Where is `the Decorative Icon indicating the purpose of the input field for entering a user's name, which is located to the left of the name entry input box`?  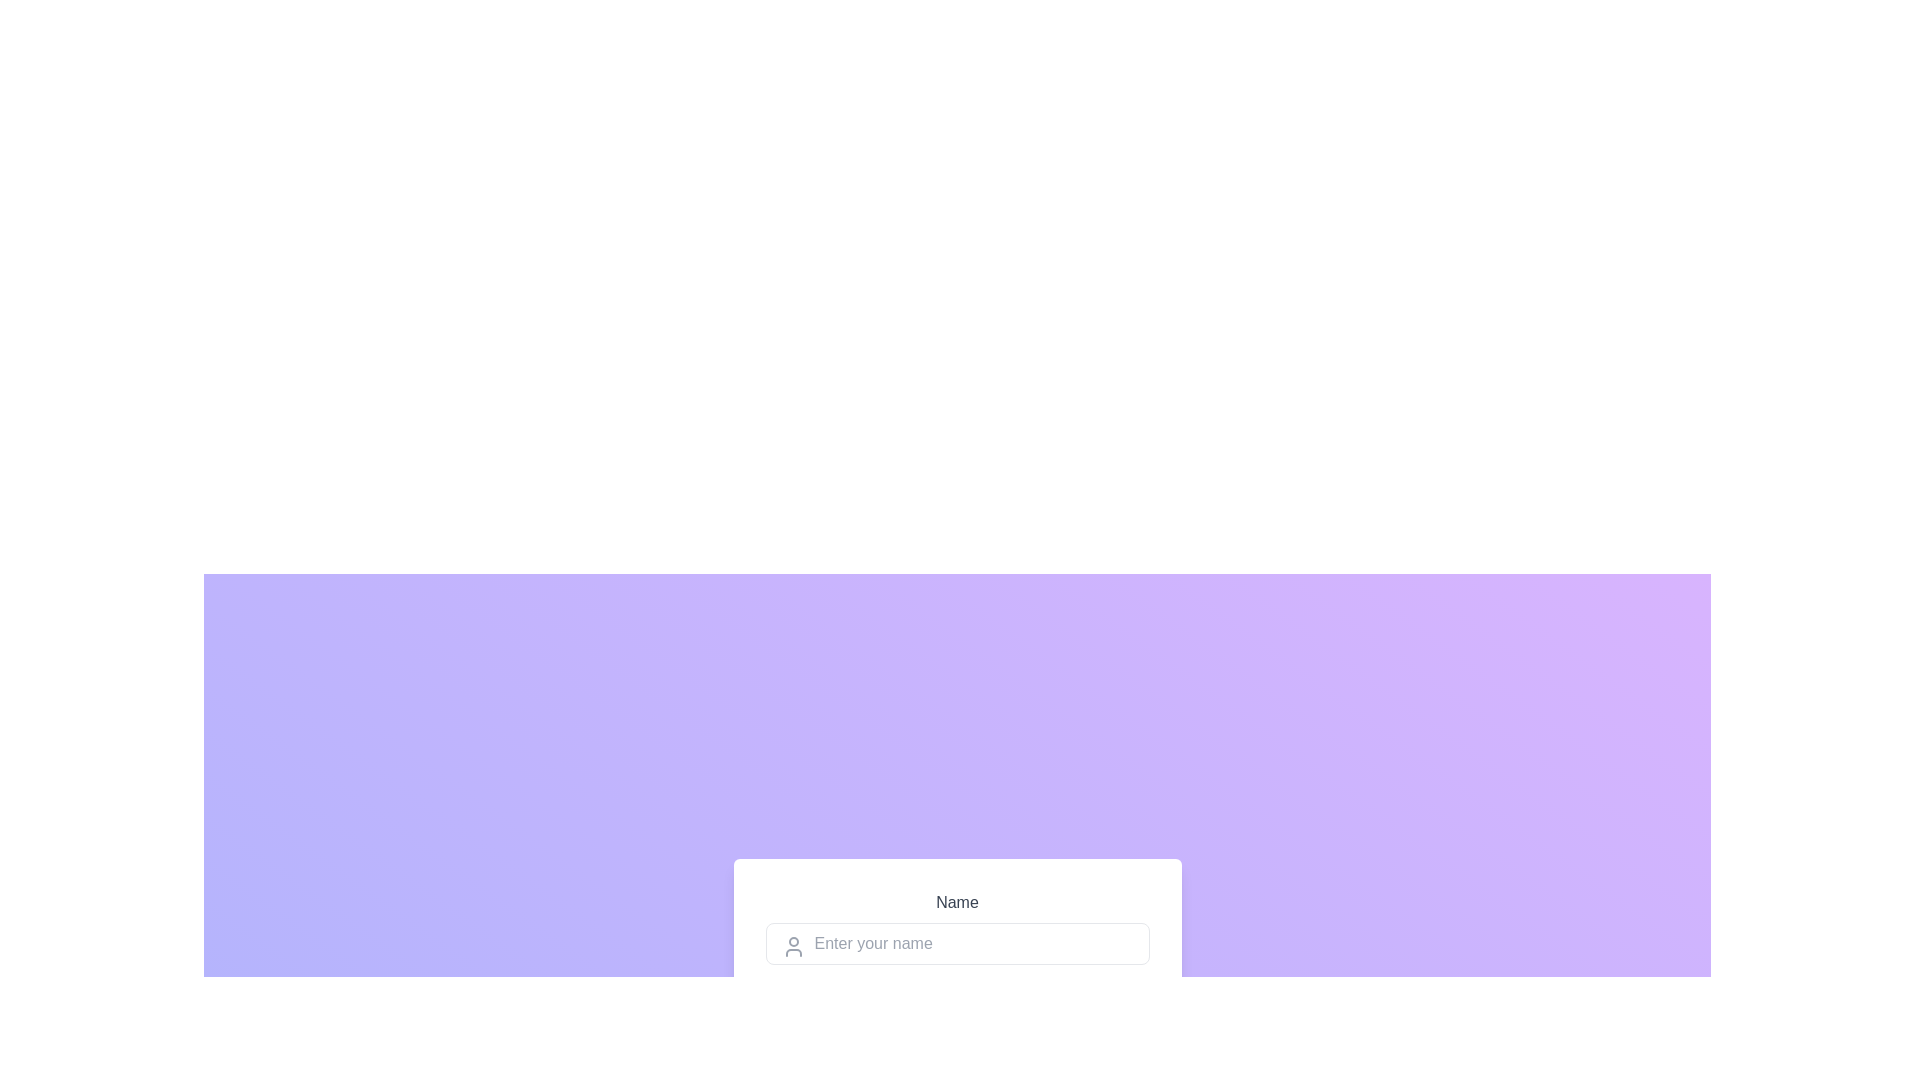 the Decorative Icon indicating the purpose of the input field for entering a user's name, which is located to the left of the name entry input box is located at coordinates (792, 946).